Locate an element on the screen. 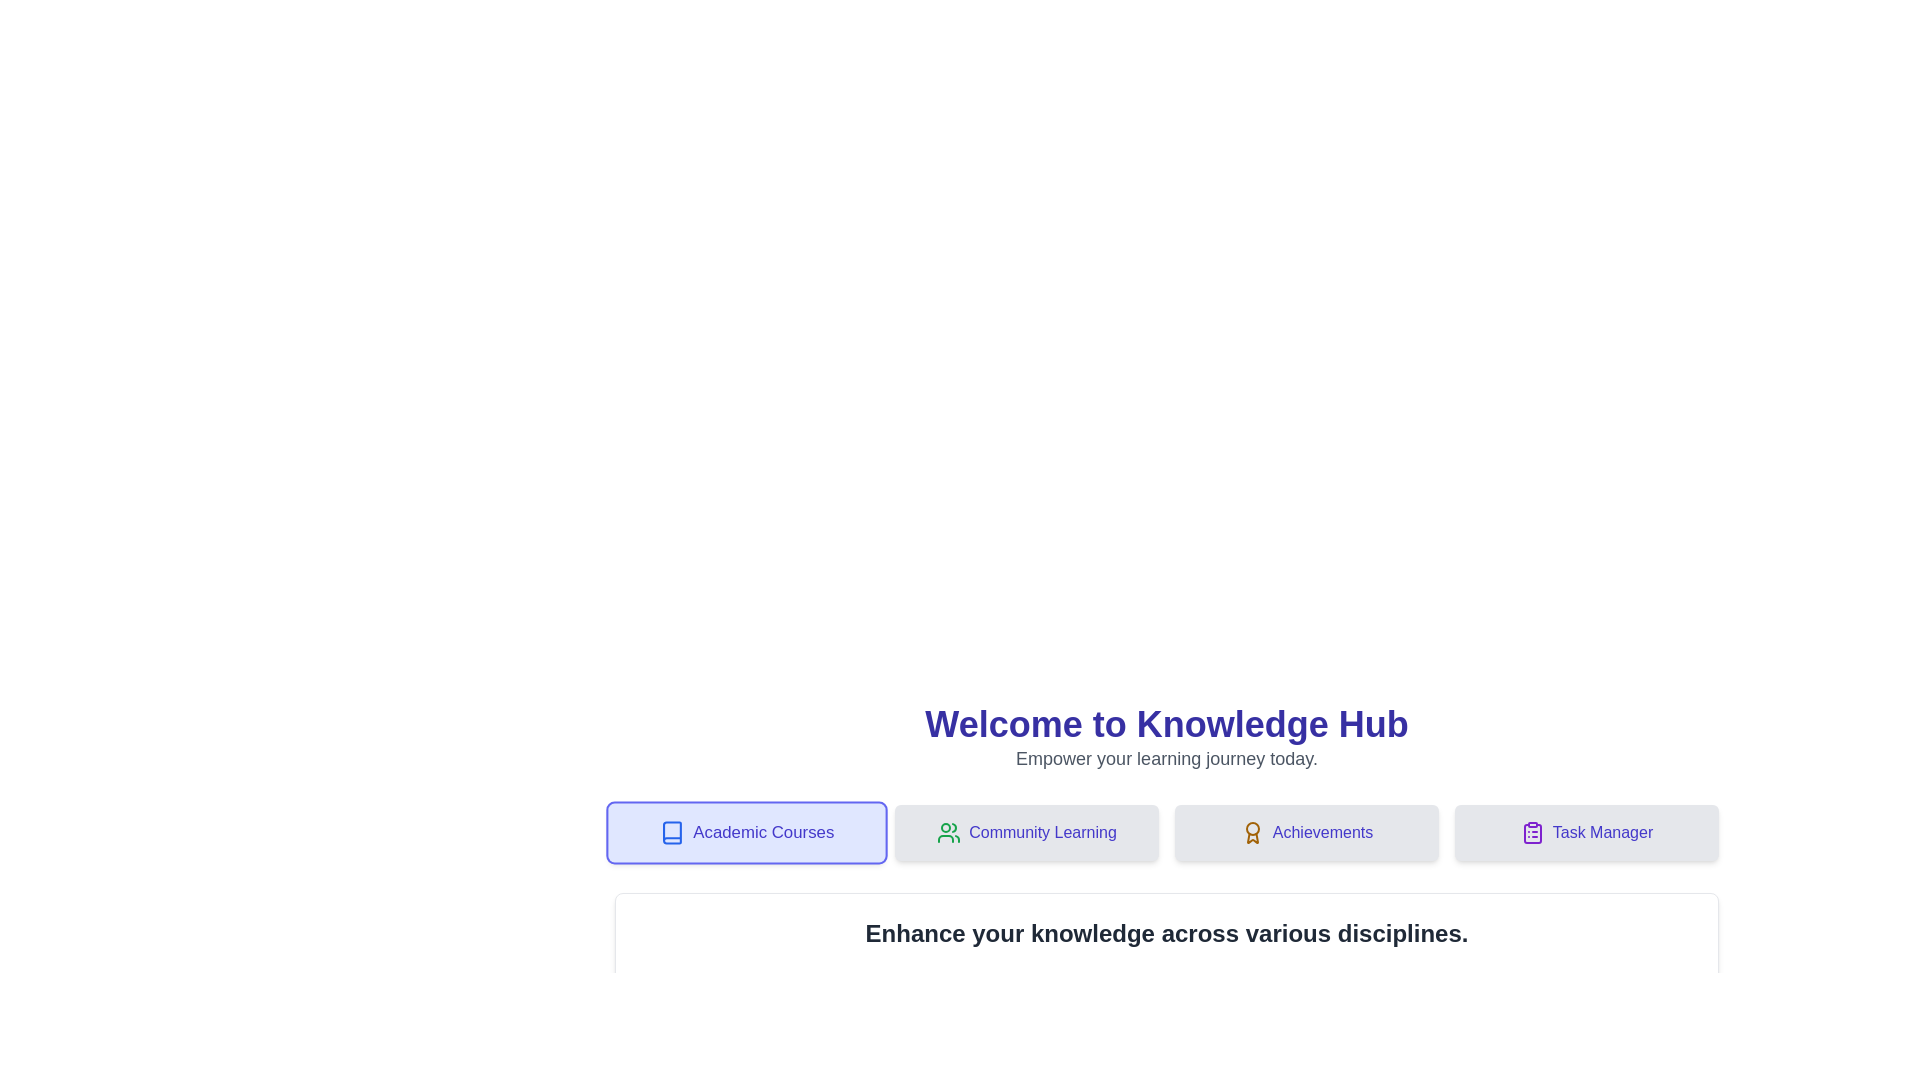 This screenshot has height=1080, width=1920. the 'Task Manager' tab button to view its content is located at coordinates (1586, 833).